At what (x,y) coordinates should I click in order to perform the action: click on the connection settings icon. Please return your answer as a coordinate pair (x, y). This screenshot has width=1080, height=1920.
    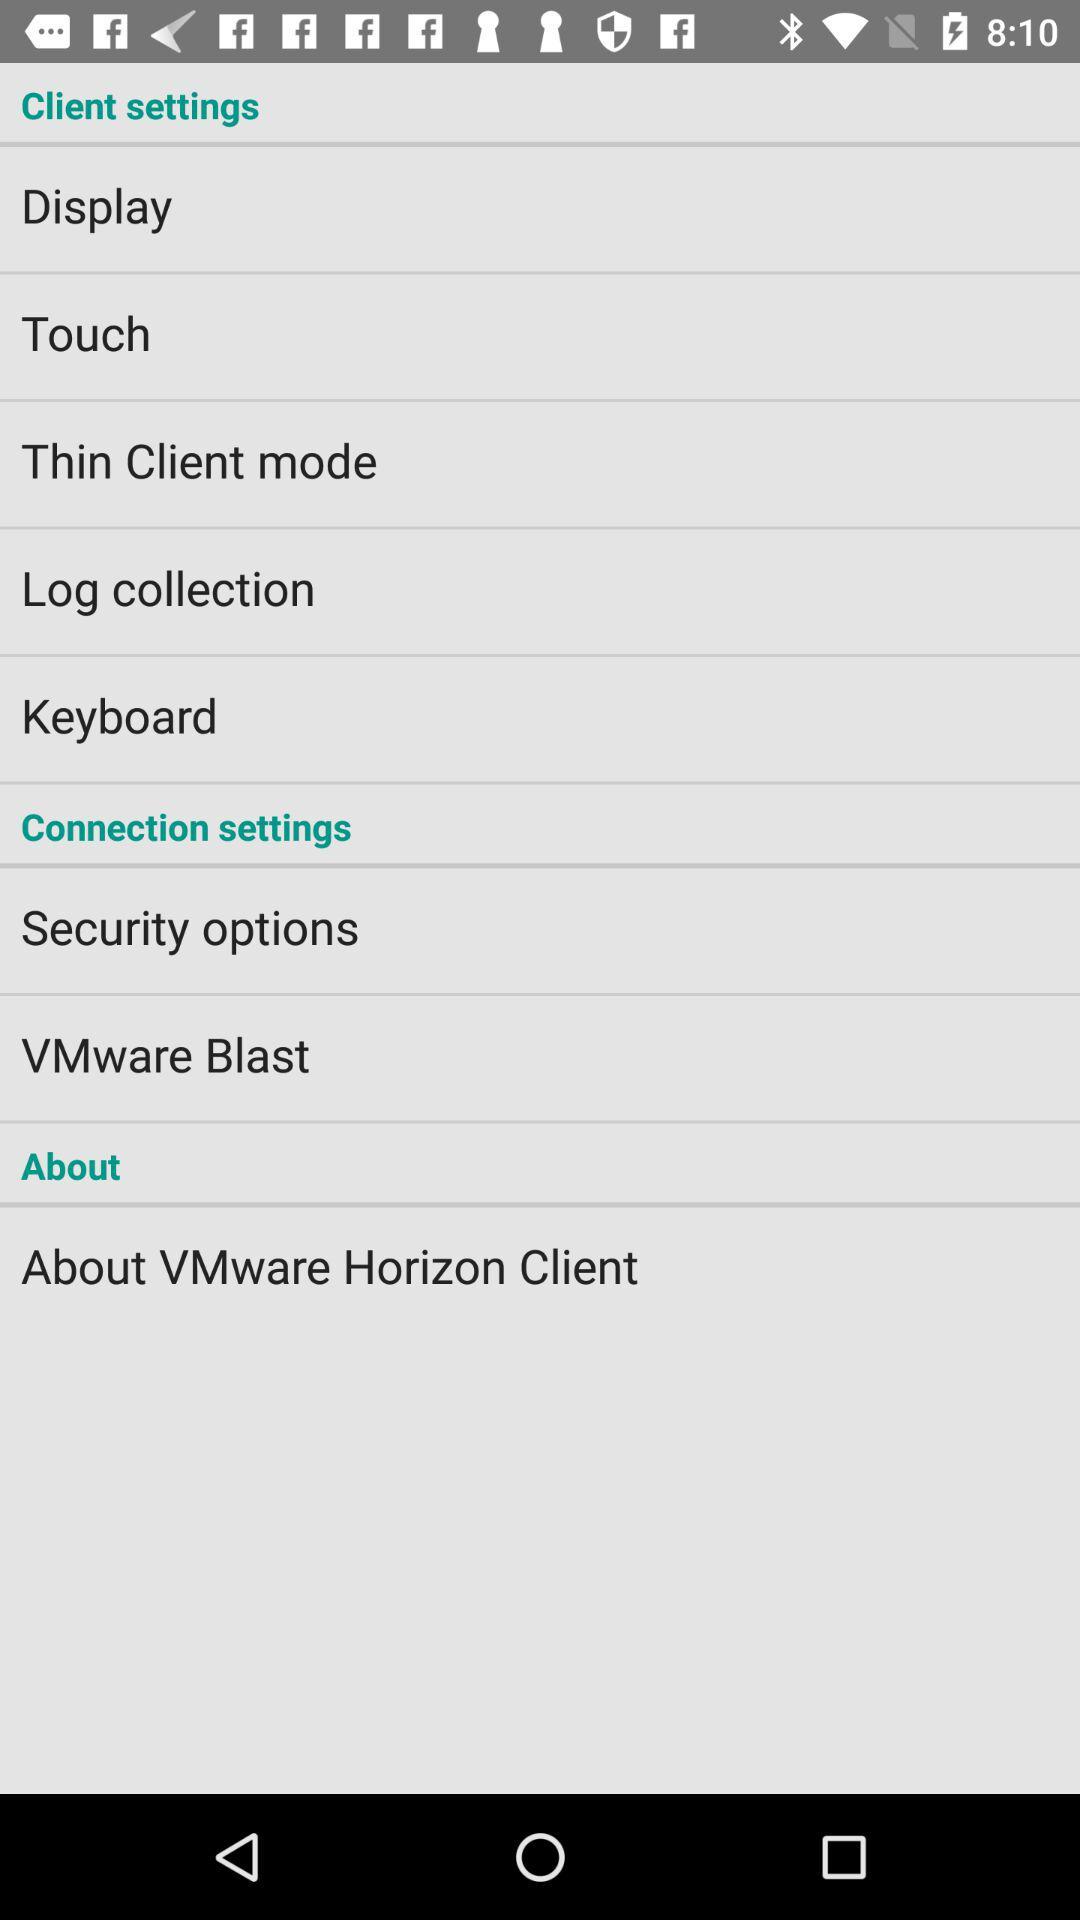
    Looking at the image, I should click on (540, 826).